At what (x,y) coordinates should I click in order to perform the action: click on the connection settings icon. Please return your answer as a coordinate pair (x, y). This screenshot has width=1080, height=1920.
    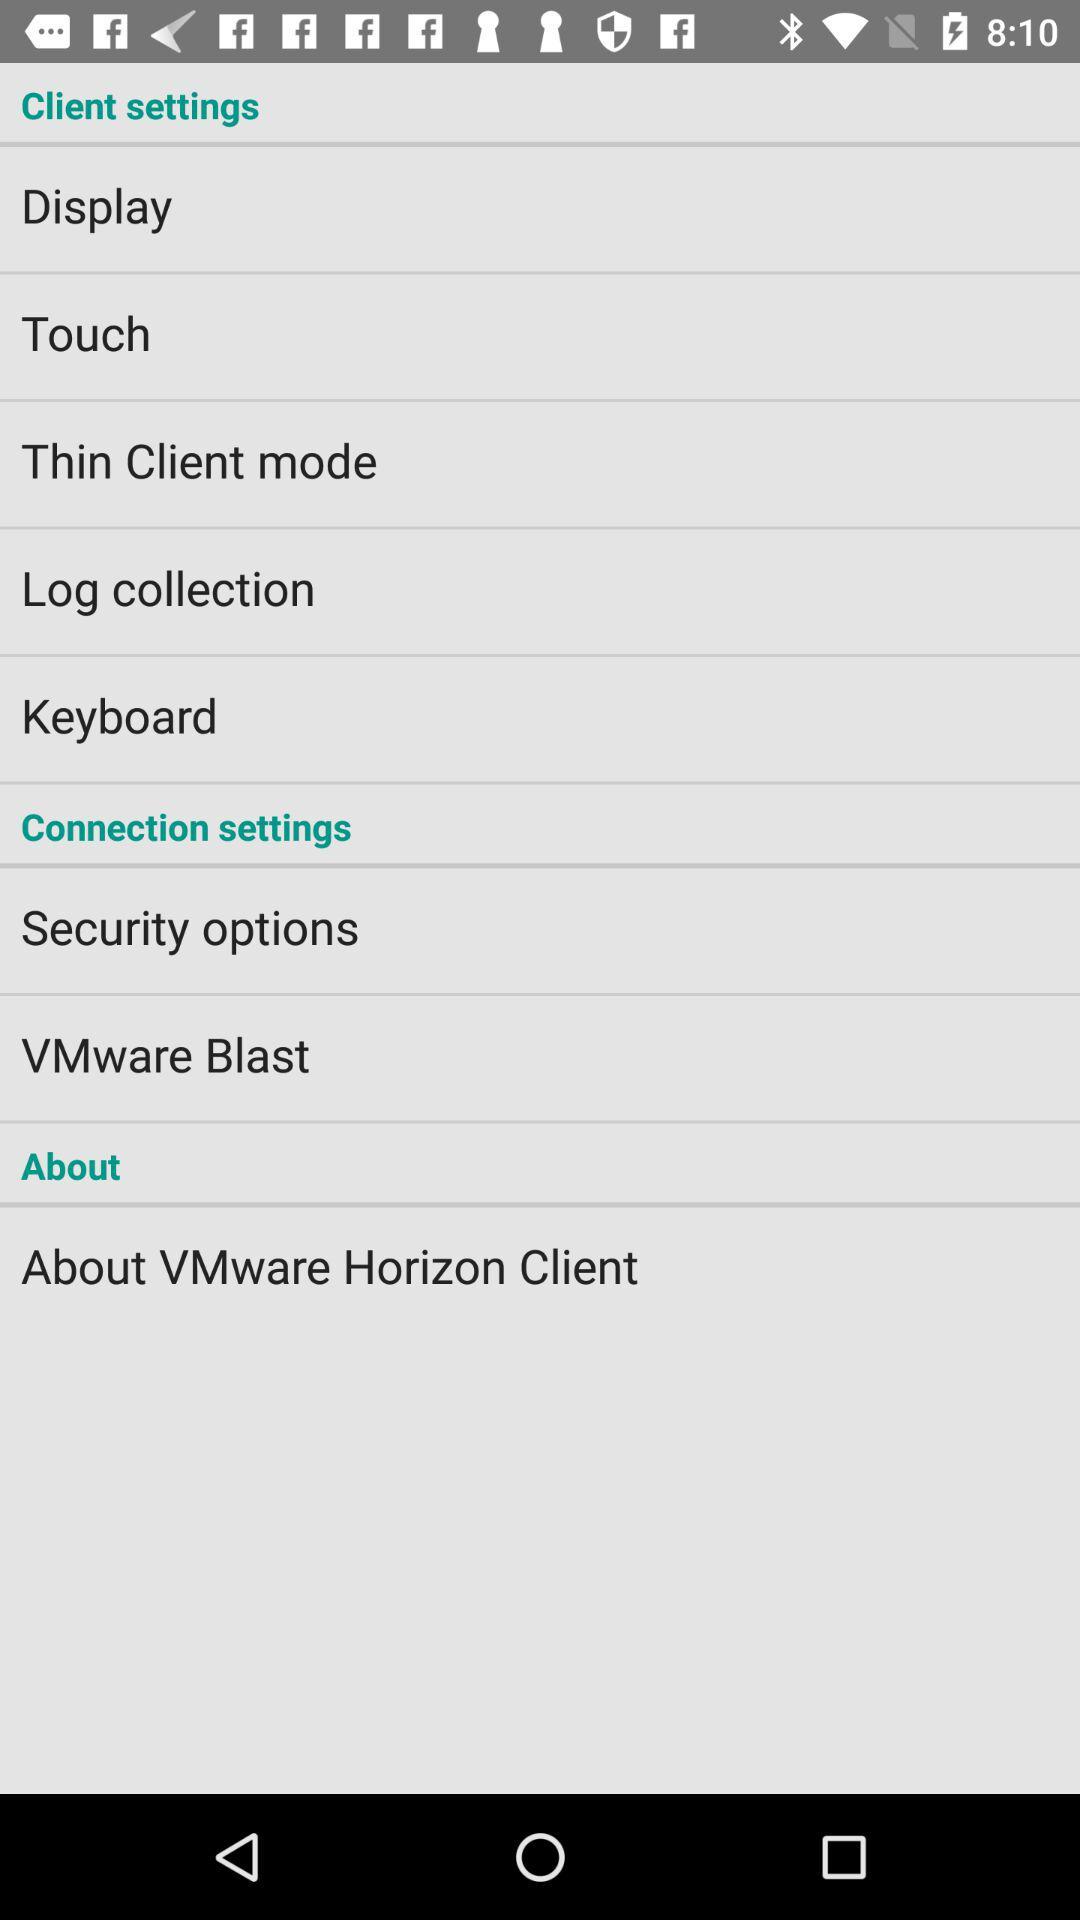
    Looking at the image, I should click on (540, 826).